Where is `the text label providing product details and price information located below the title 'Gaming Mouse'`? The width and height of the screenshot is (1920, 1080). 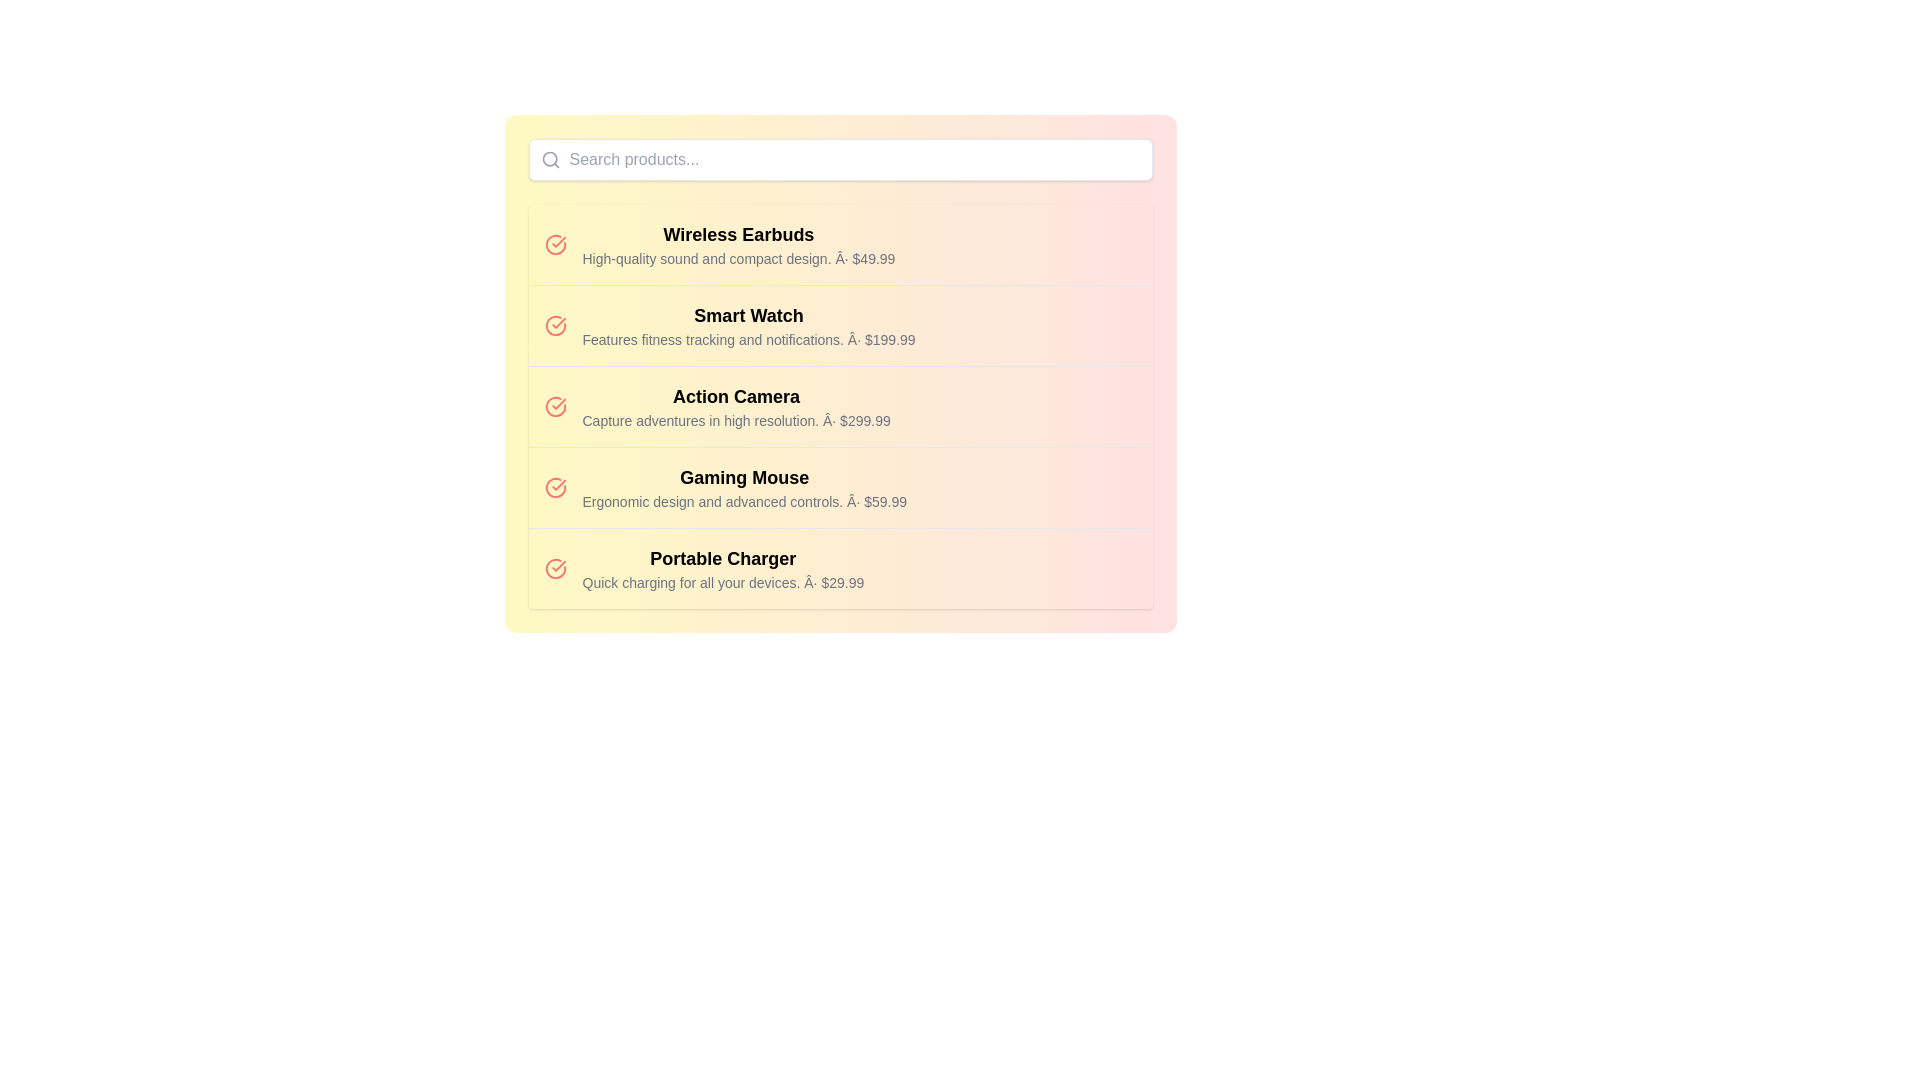 the text label providing product details and price information located below the title 'Gaming Mouse' is located at coordinates (743, 500).